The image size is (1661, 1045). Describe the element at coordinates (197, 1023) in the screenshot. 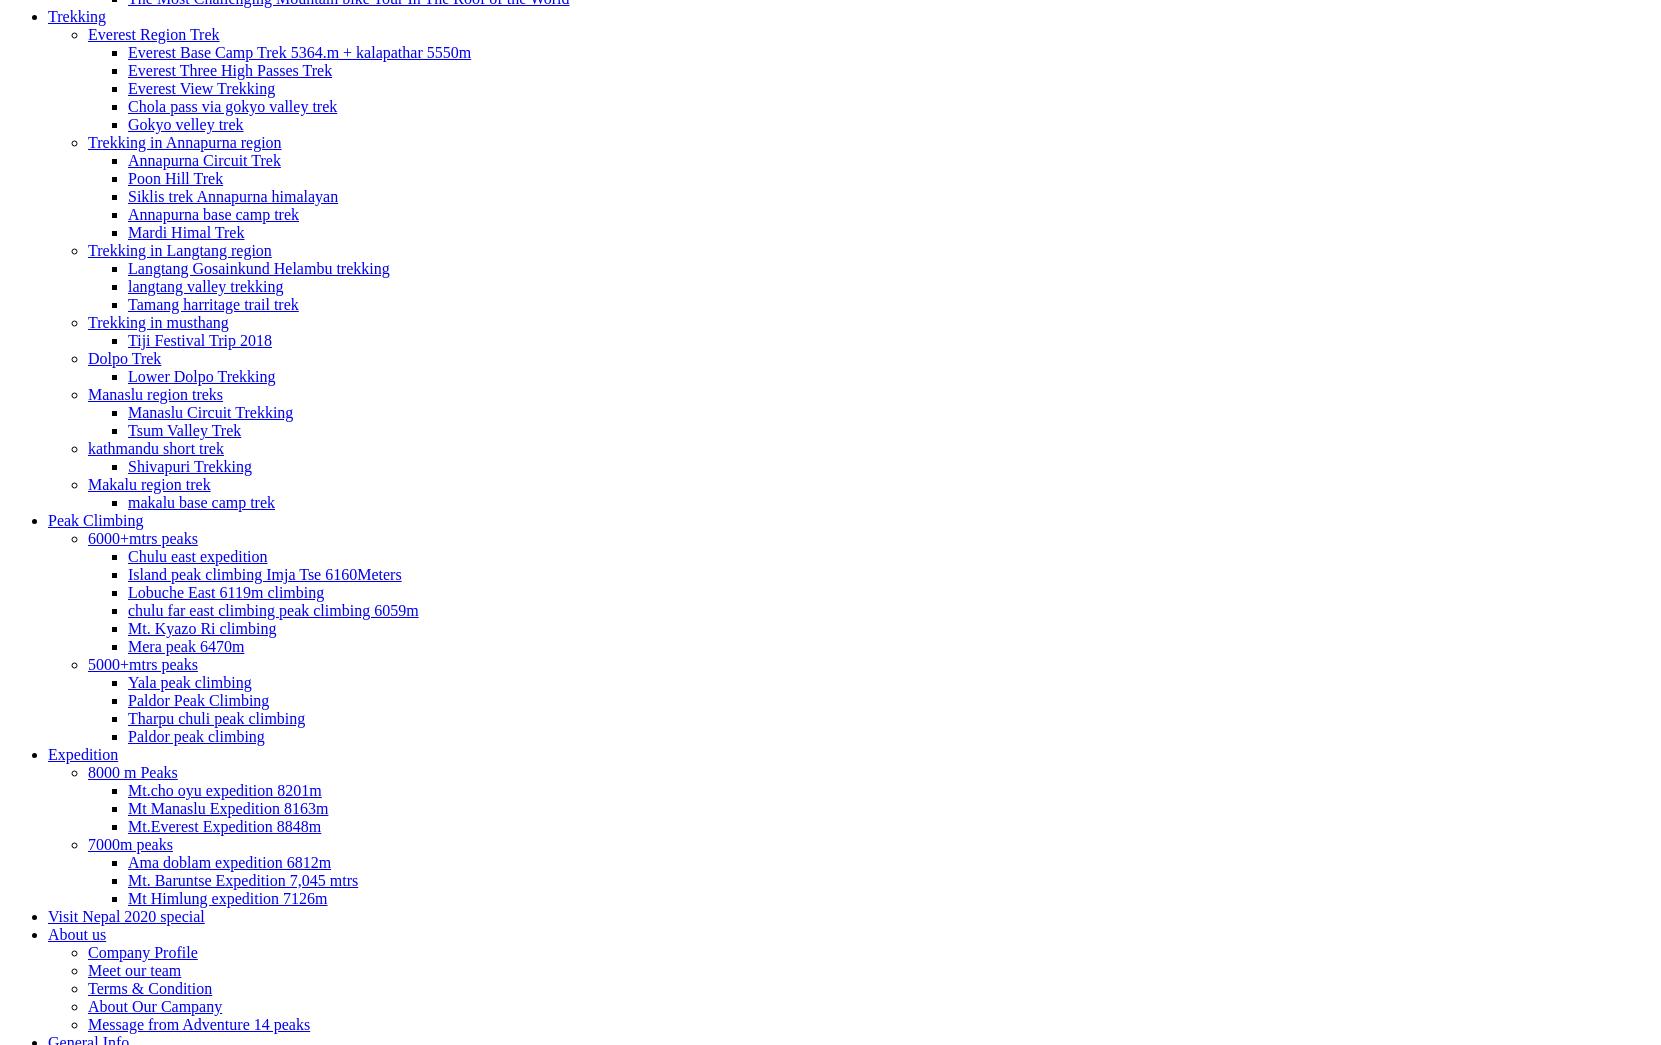

I see `'Message from Adventure 14 peaks'` at that location.